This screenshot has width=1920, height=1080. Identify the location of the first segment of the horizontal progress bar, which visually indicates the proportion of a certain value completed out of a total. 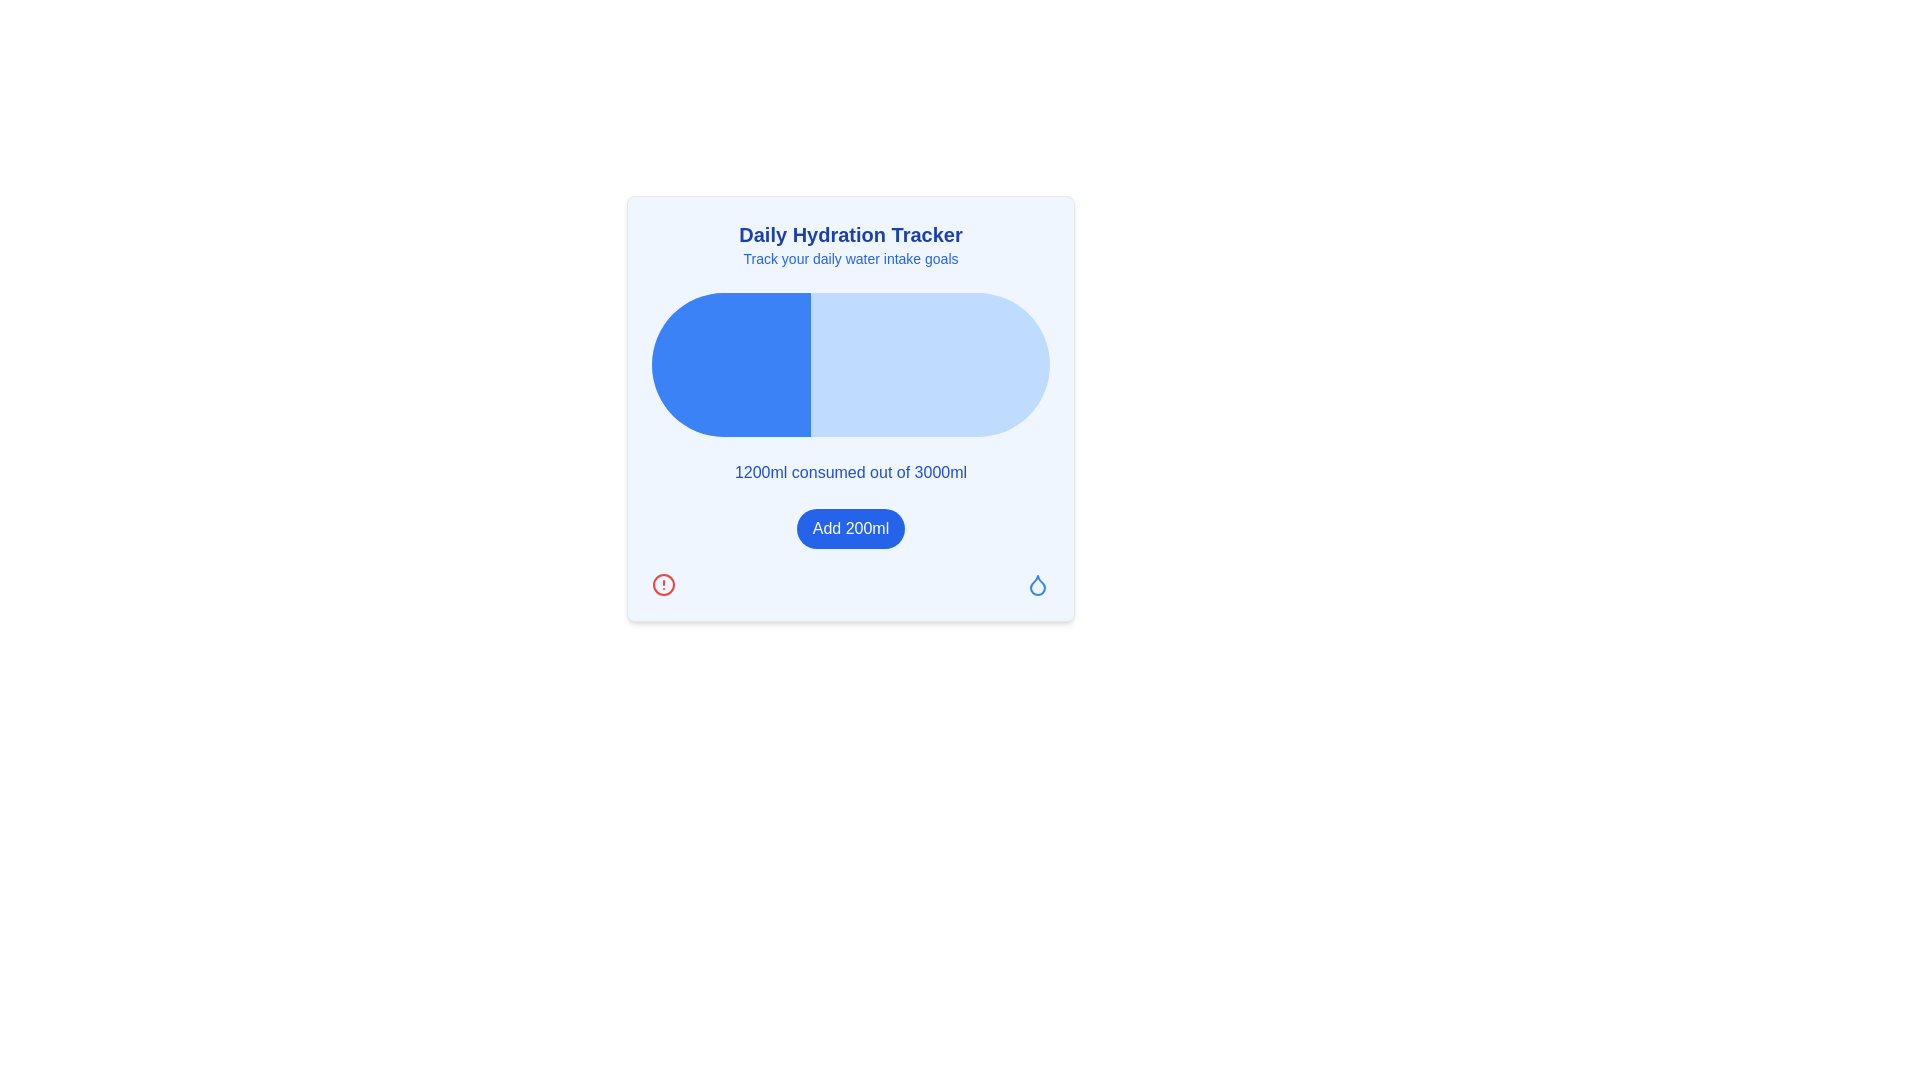
(730, 365).